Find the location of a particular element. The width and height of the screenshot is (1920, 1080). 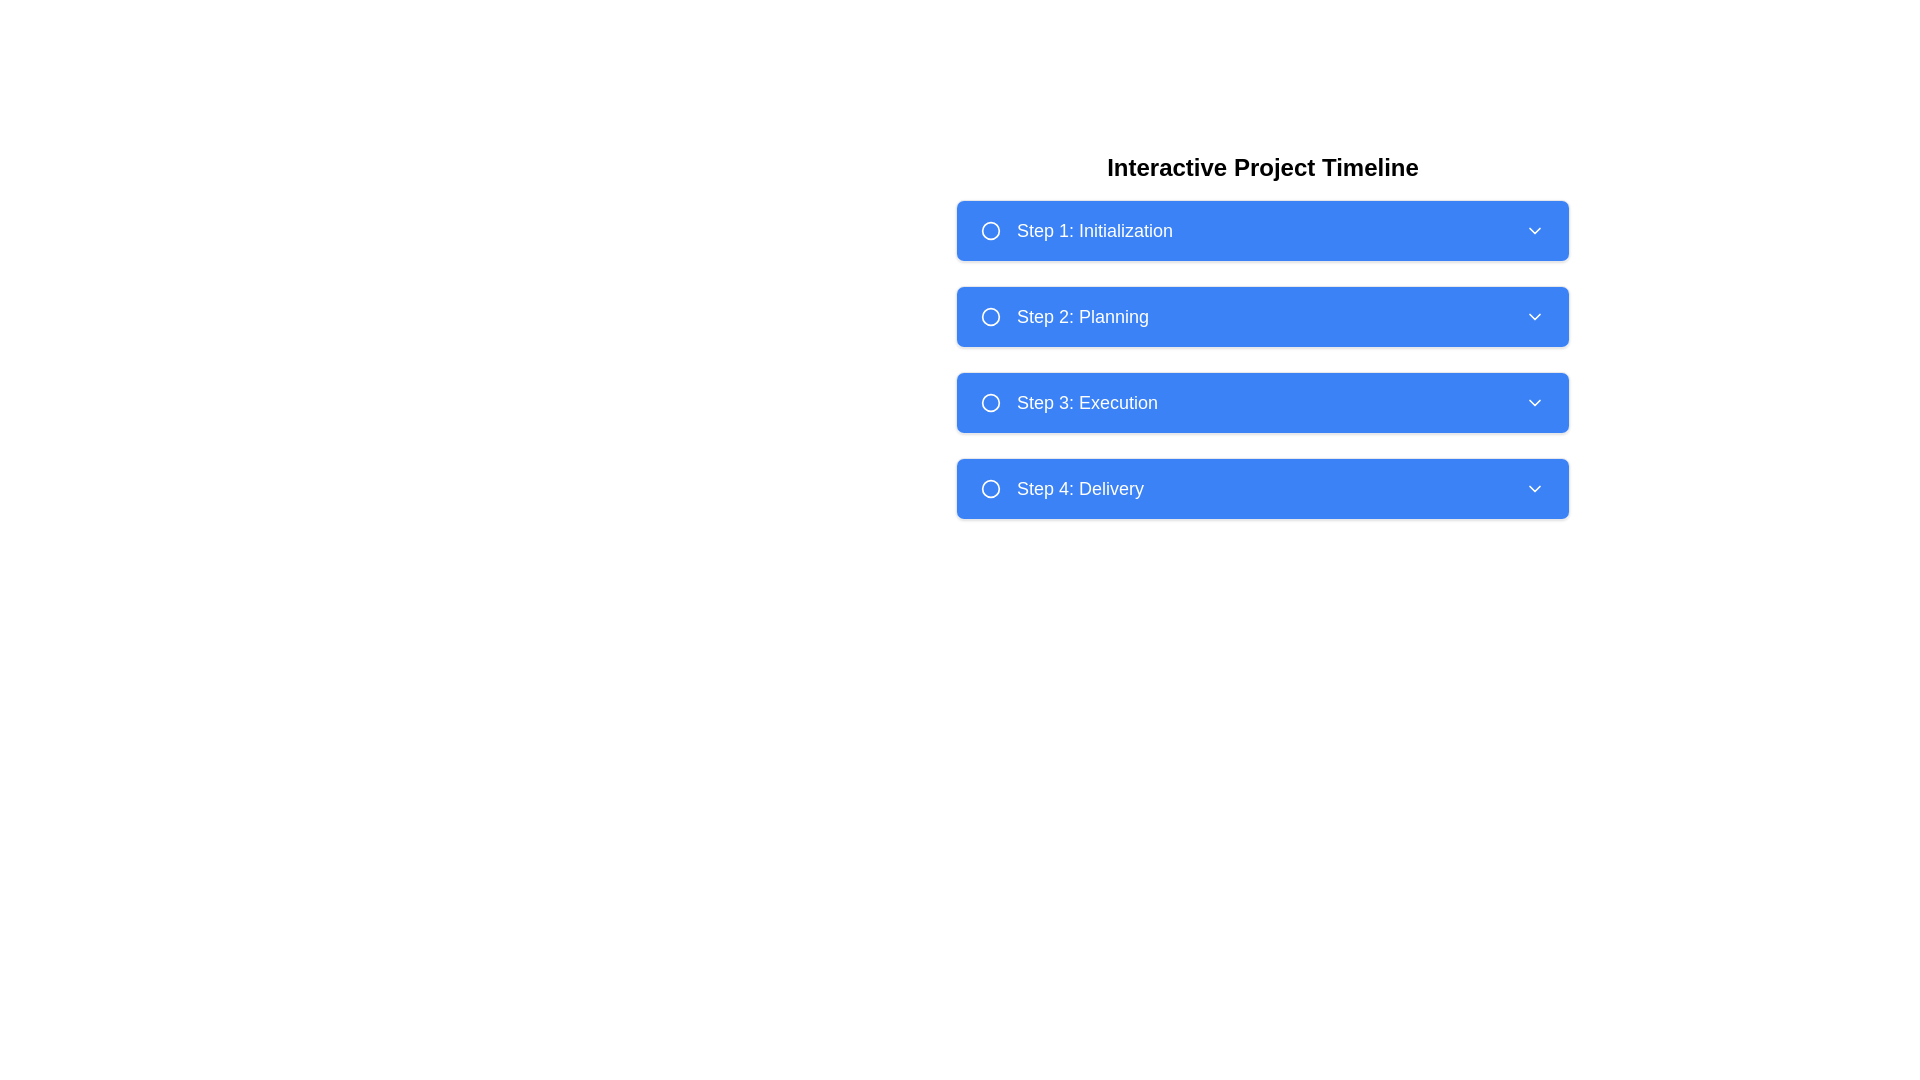

the 'Step 1' button in the project timeline for keyboard navigation is located at coordinates (1261, 230).